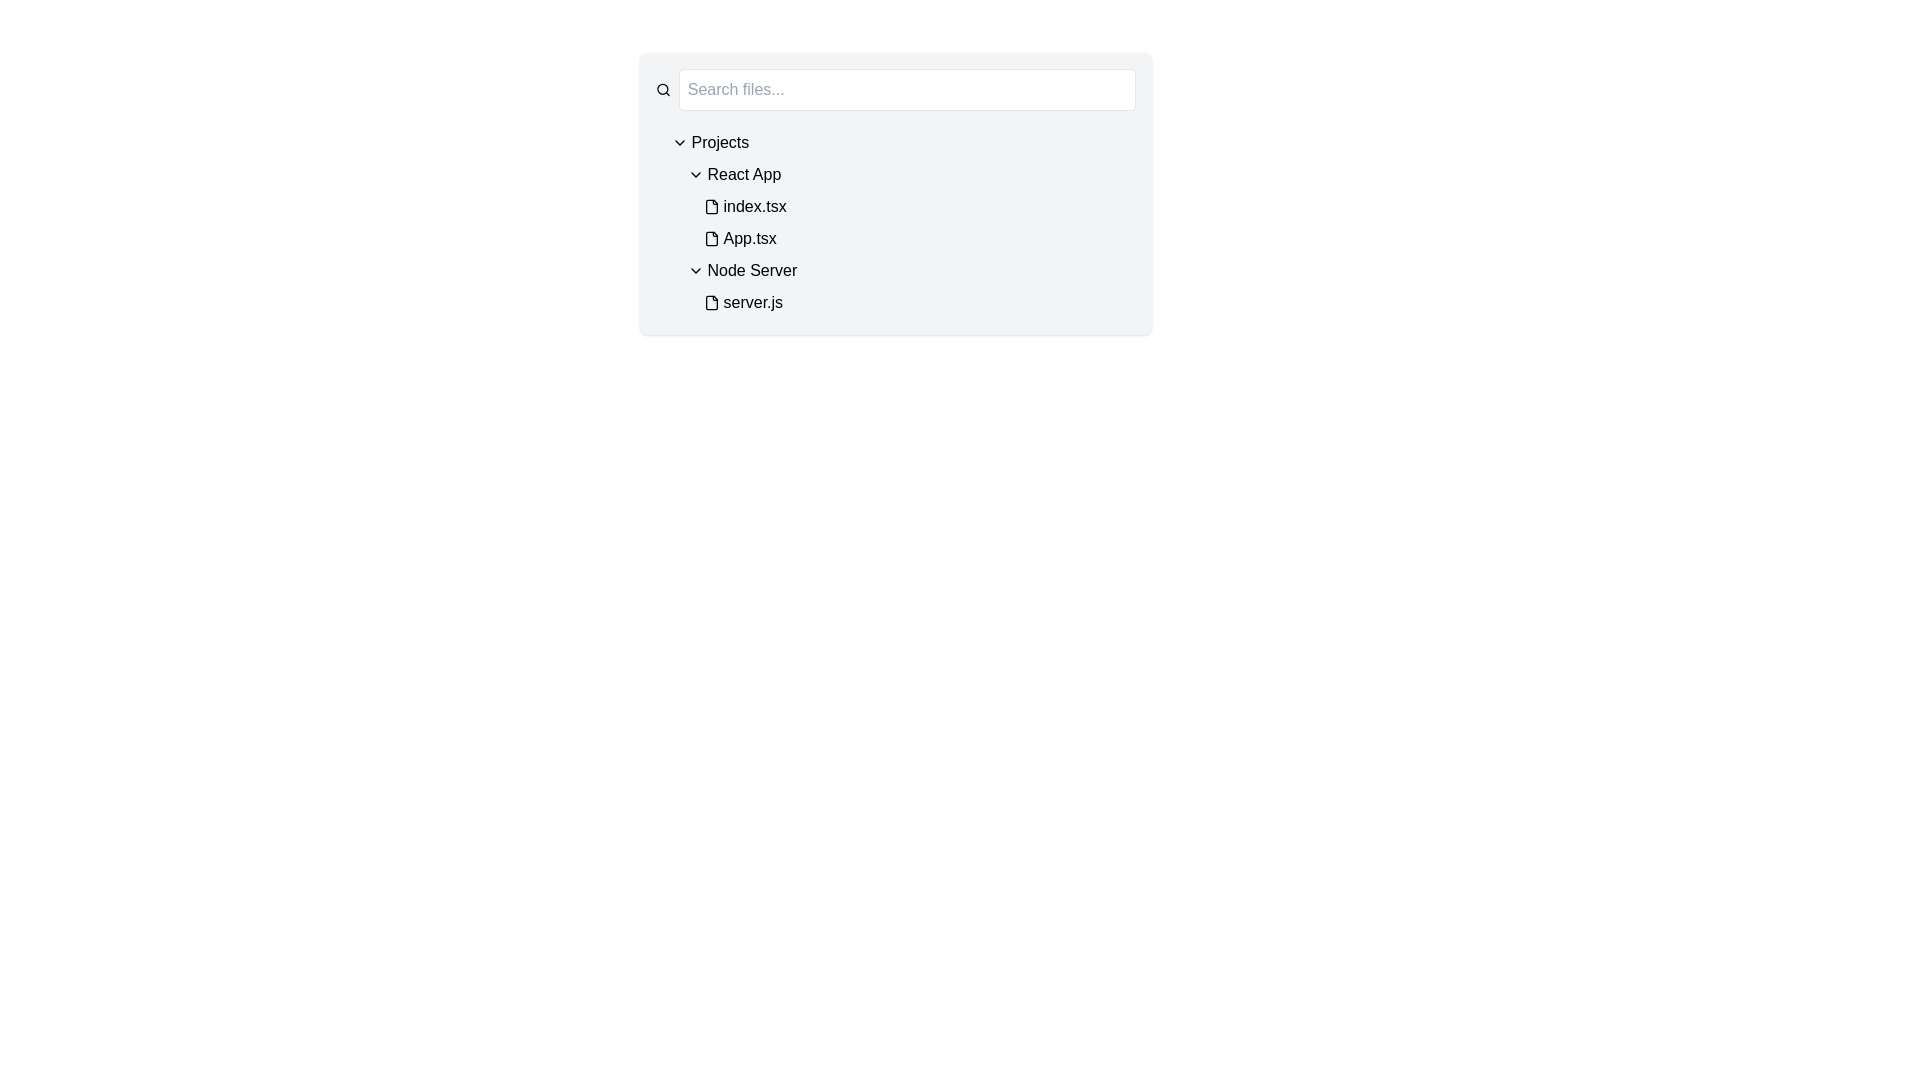 The image size is (1920, 1080). I want to click on the 'React App' selectable menu item, so click(743, 173).